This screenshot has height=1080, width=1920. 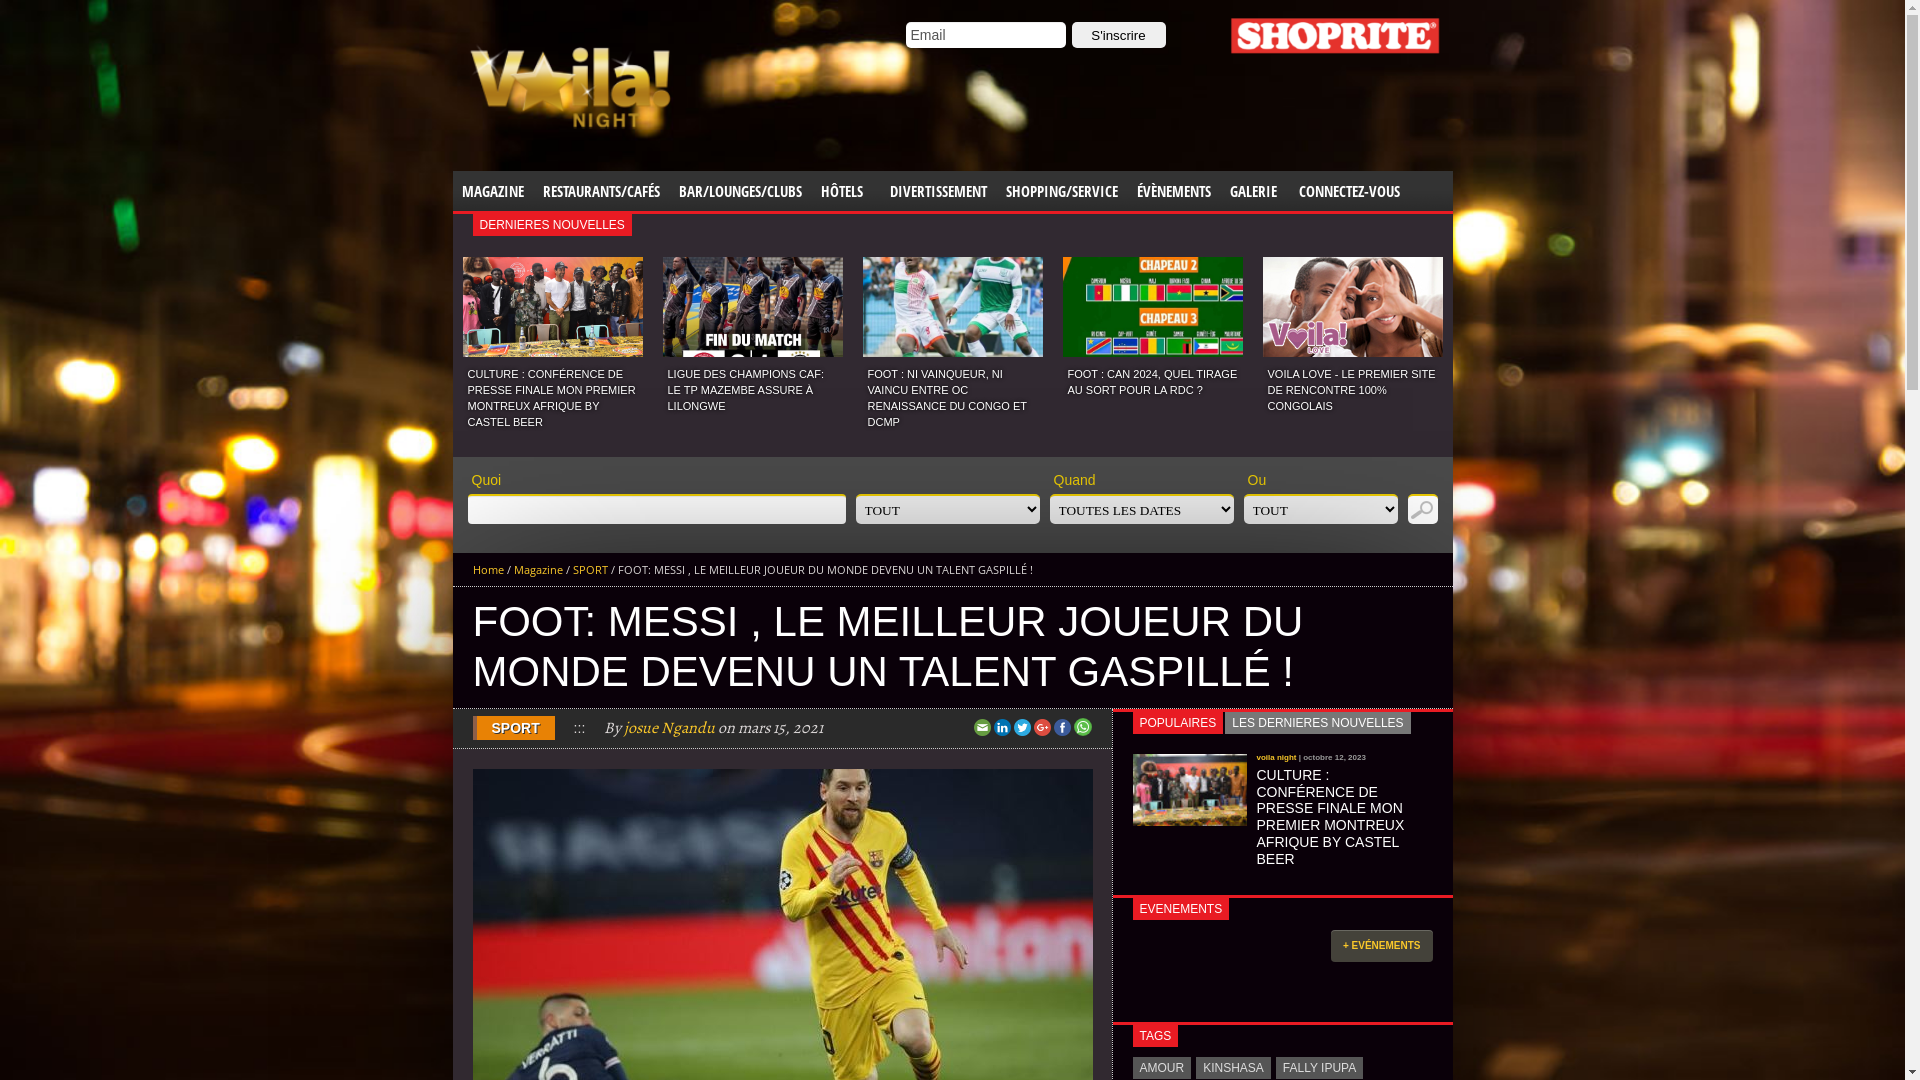 What do you see at coordinates (1349, 190) in the screenshot?
I see `'CONNECTEZ-VOUS'` at bounding box center [1349, 190].